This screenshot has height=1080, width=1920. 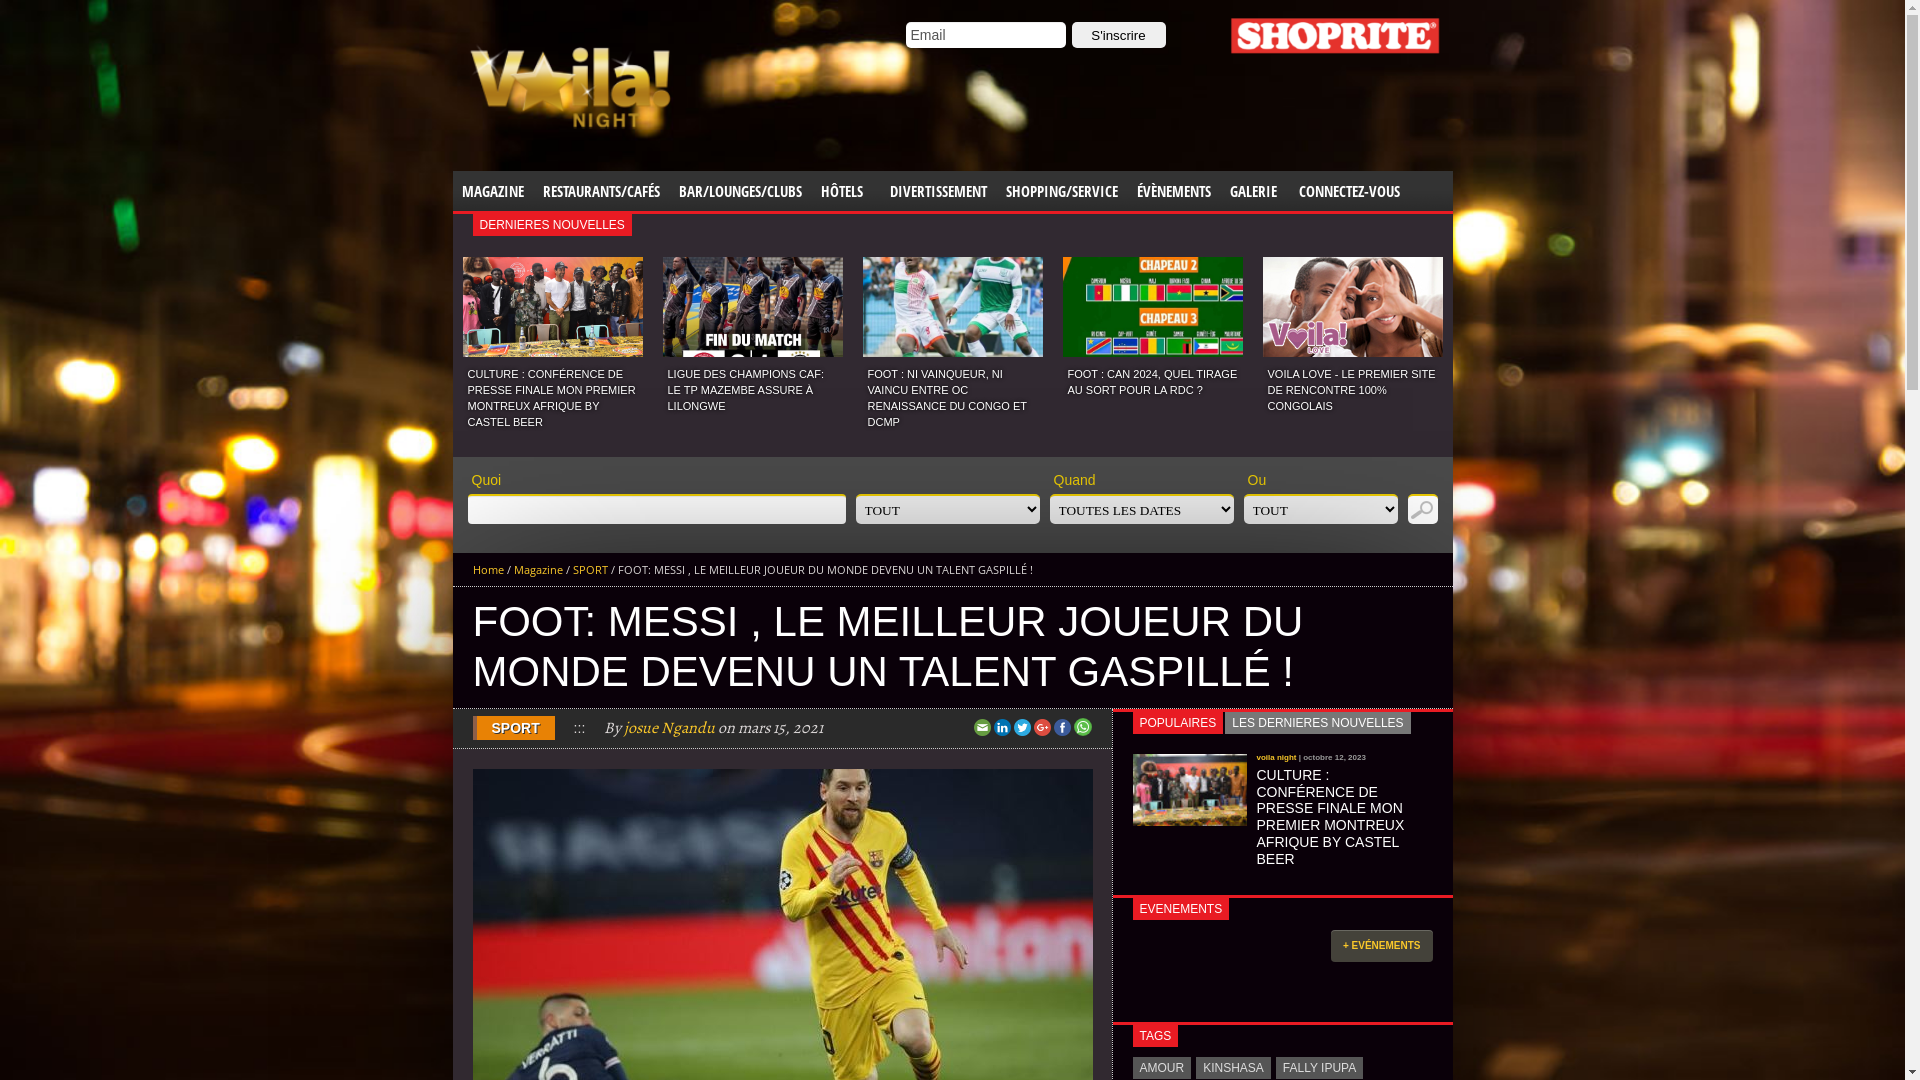 What do you see at coordinates (1349, 190) in the screenshot?
I see `'CONNECTEZ-VOUS'` at bounding box center [1349, 190].